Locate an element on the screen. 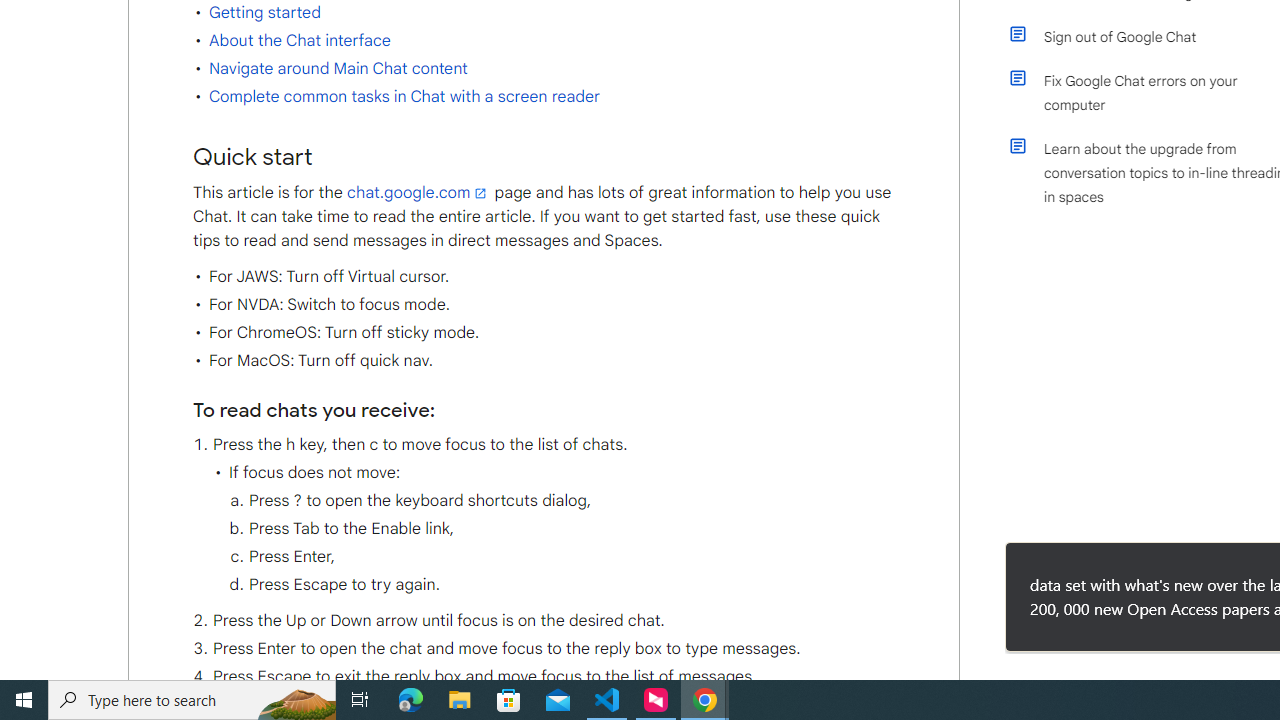 This screenshot has width=1280, height=720. 'About the Chat interface' is located at coordinates (298, 41).